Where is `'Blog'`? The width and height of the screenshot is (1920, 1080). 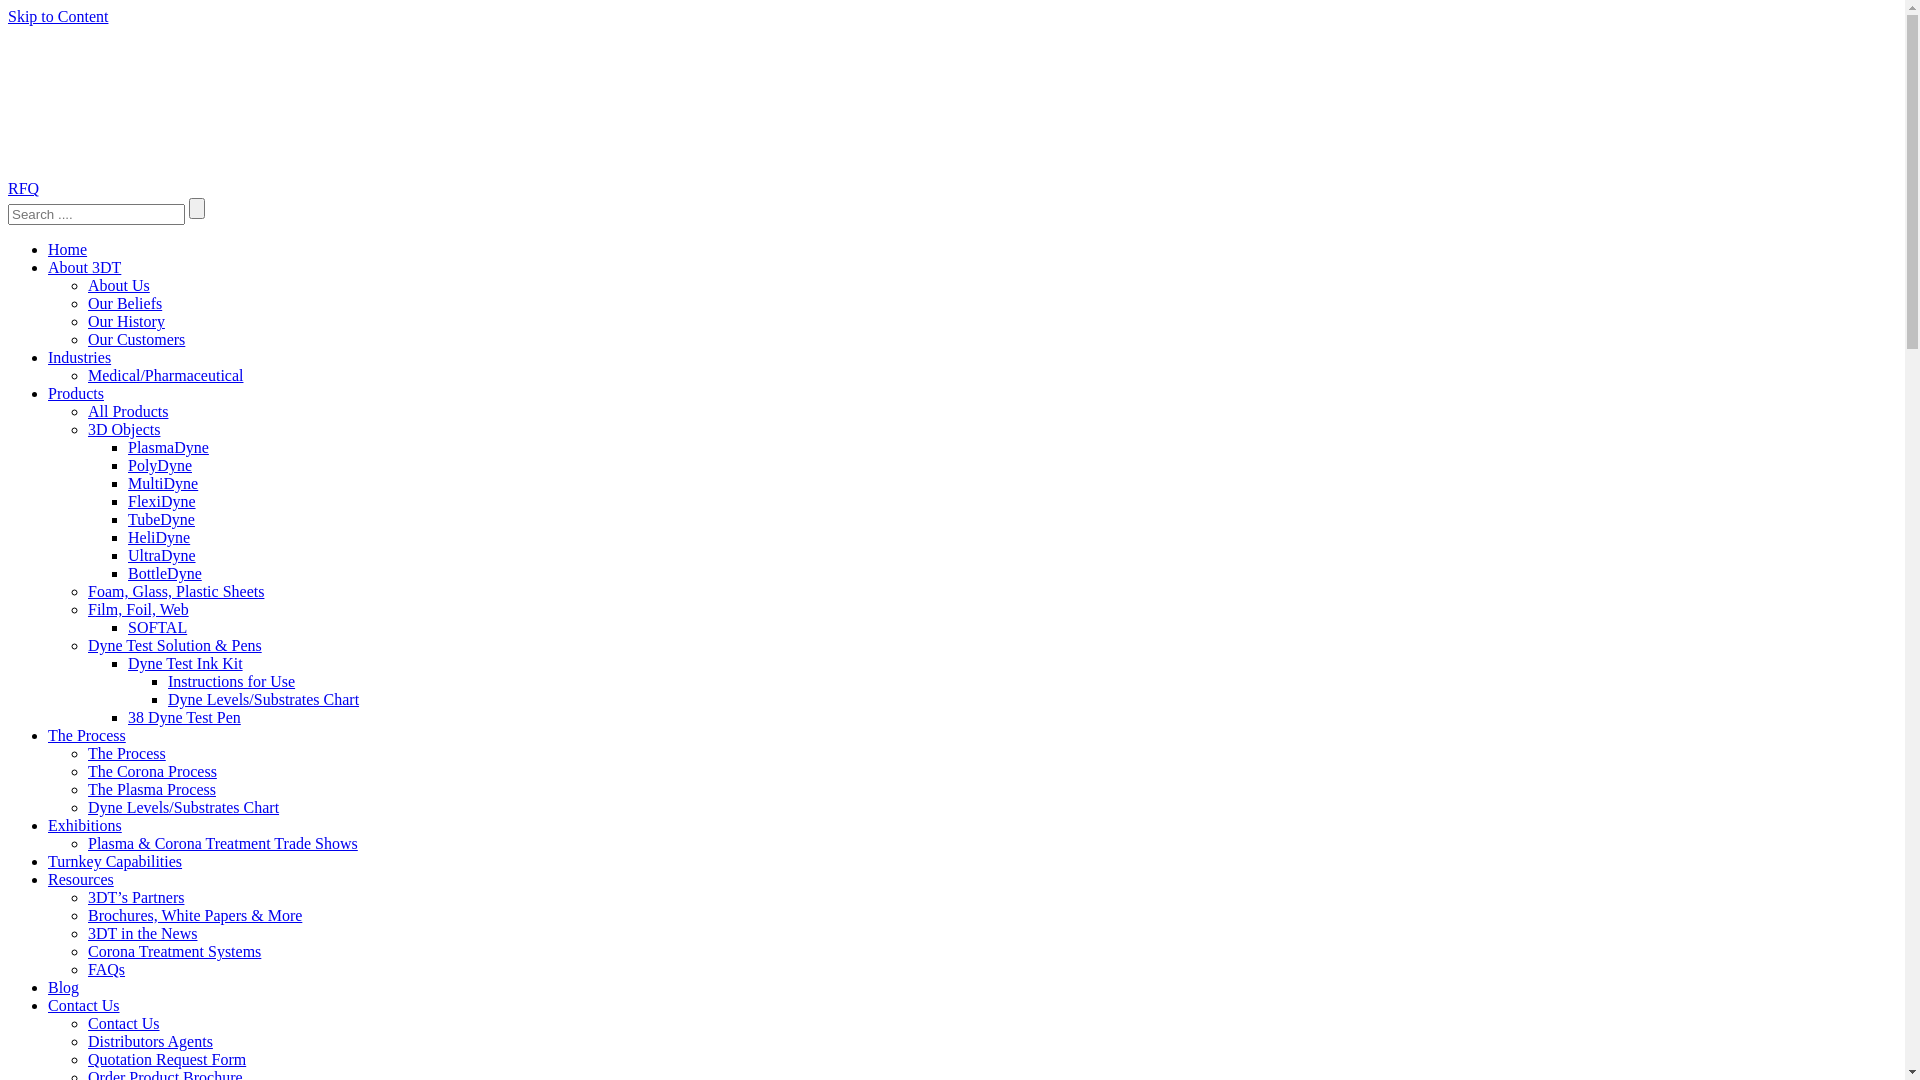 'Blog' is located at coordinates (48, 986).